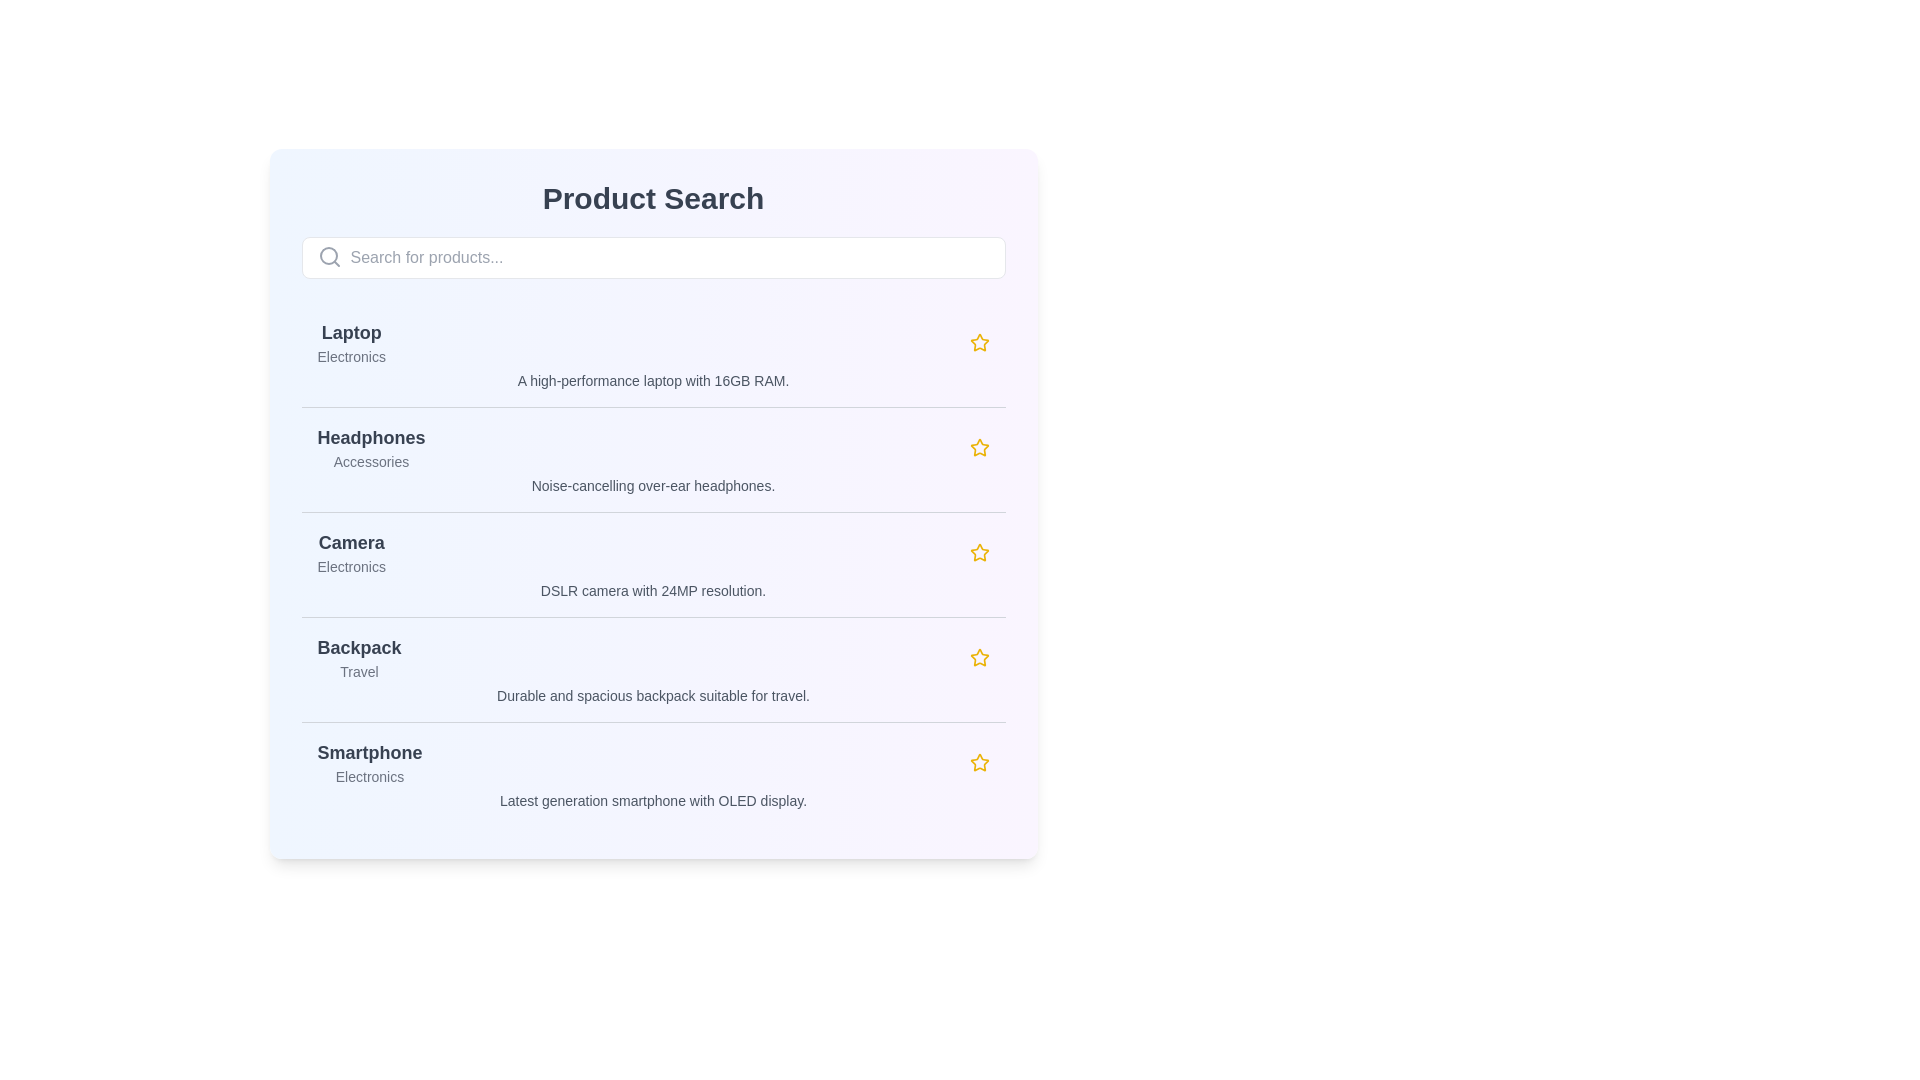  I want to click on the star icon located at the far right of the 'Headphones/Accessories' entry to mark the item as favorite or rate it, so click(979, 446).